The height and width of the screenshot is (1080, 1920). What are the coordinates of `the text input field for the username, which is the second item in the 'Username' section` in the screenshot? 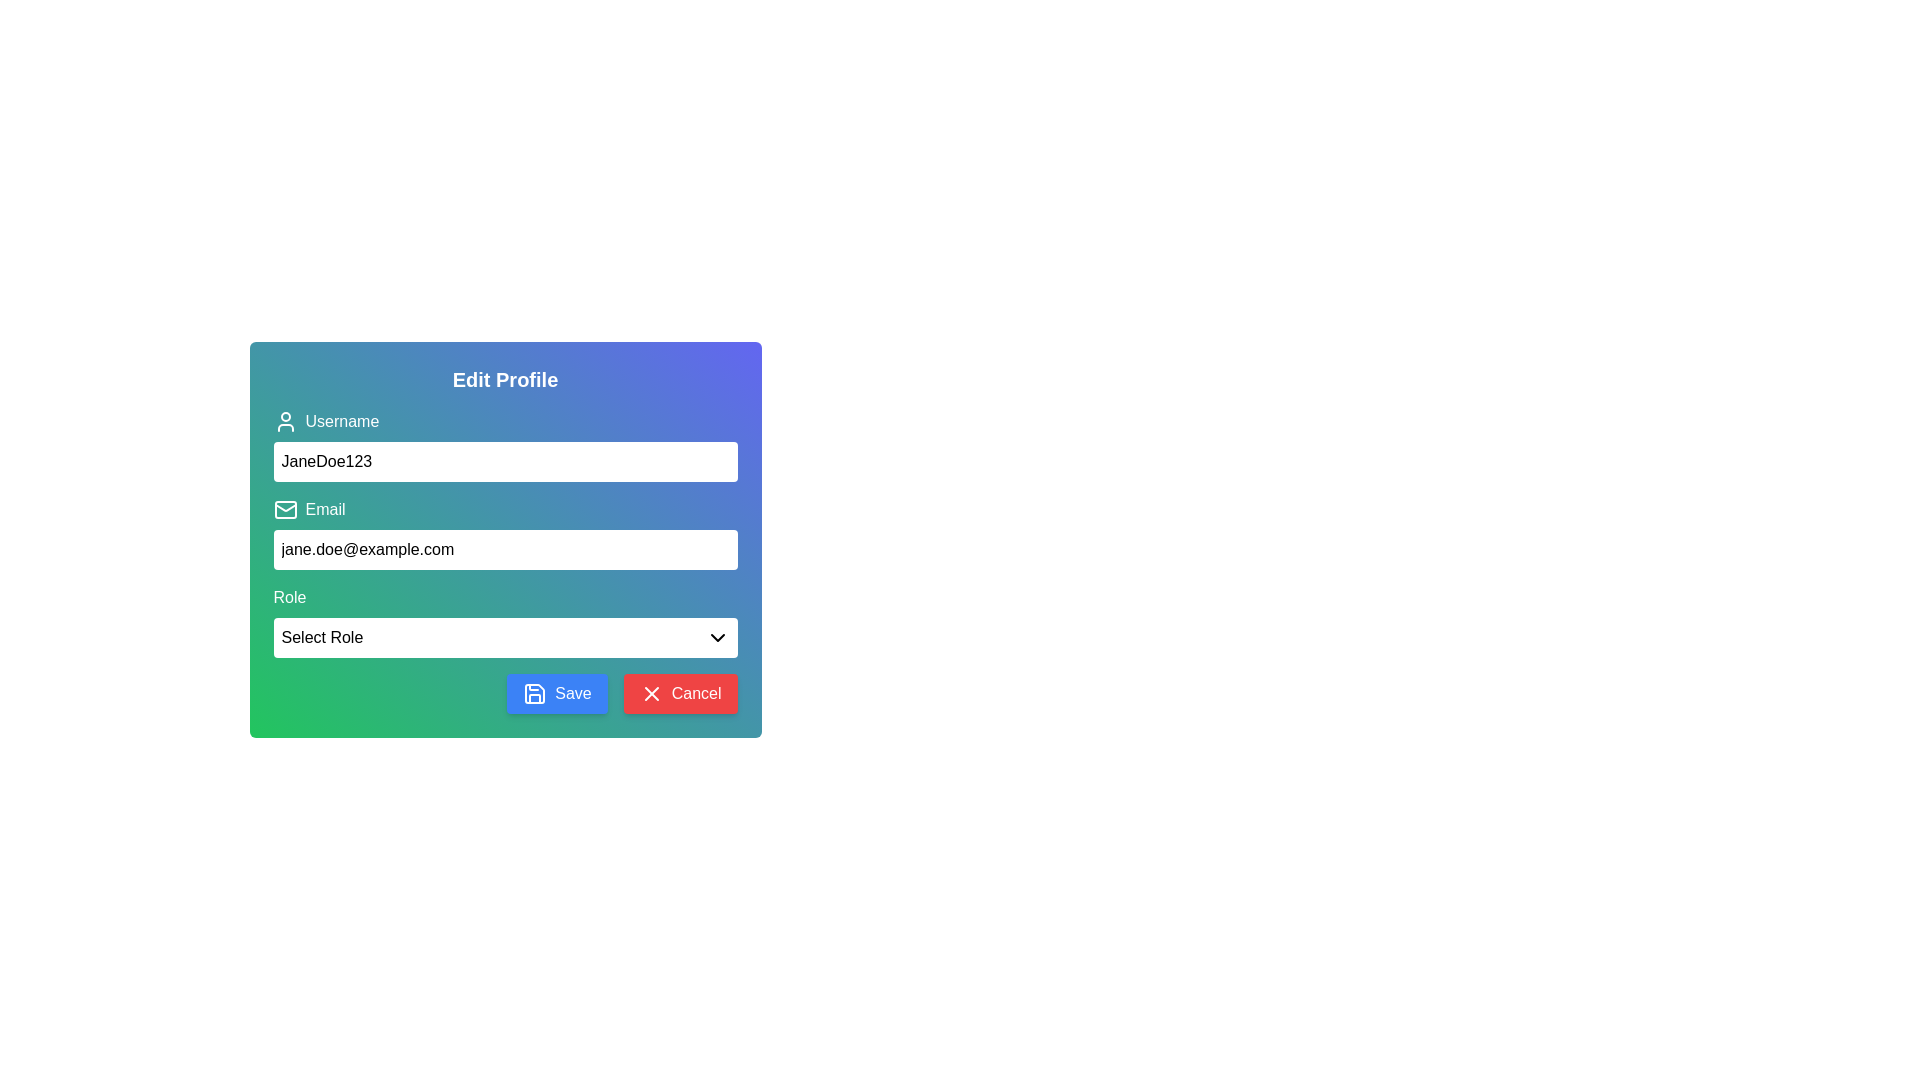 It's located at (505, 445).